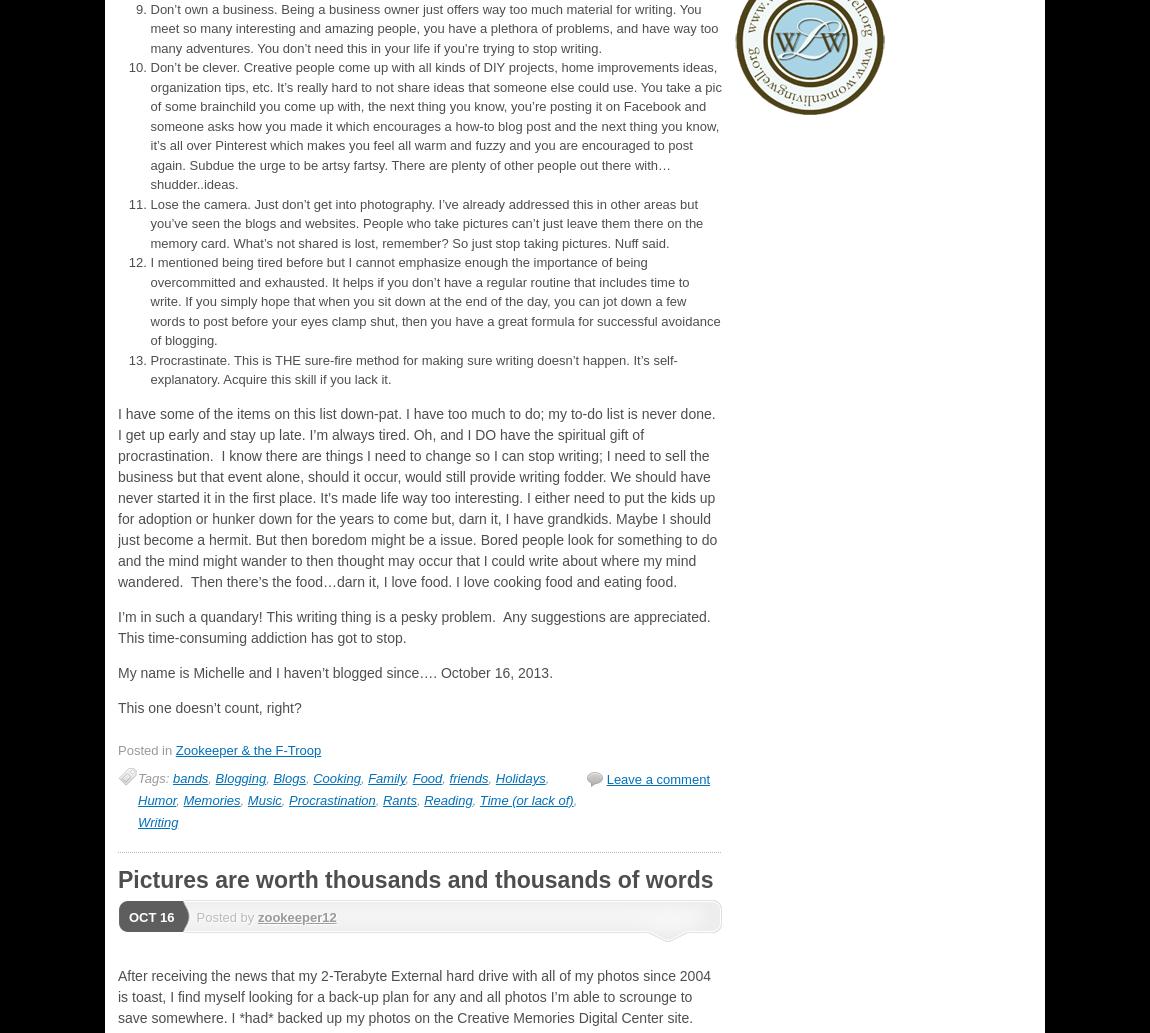  What do you see at coordinates (116, 749) in the screenshot?
I see `'Posted in'` at bounding box center [116, 749].